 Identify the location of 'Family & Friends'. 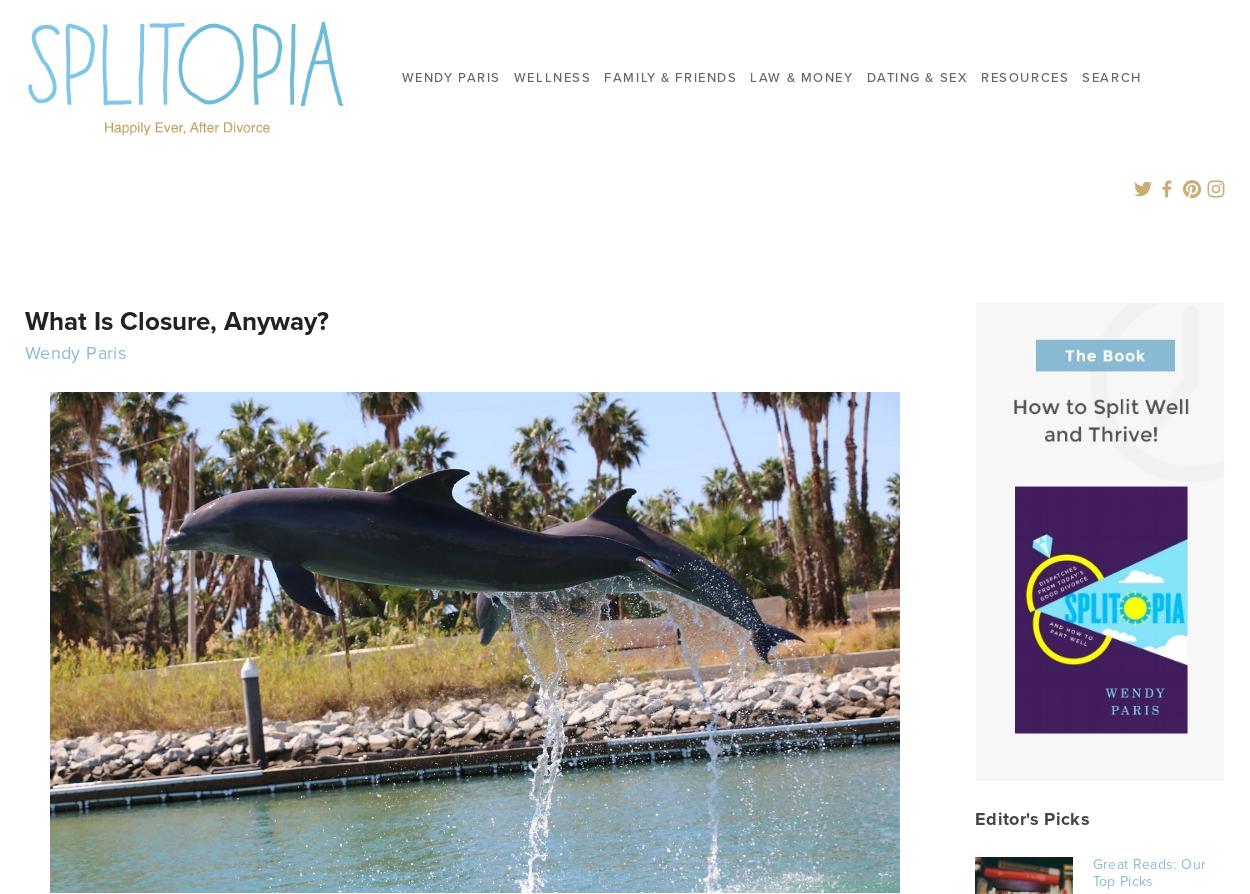
(603, 76).